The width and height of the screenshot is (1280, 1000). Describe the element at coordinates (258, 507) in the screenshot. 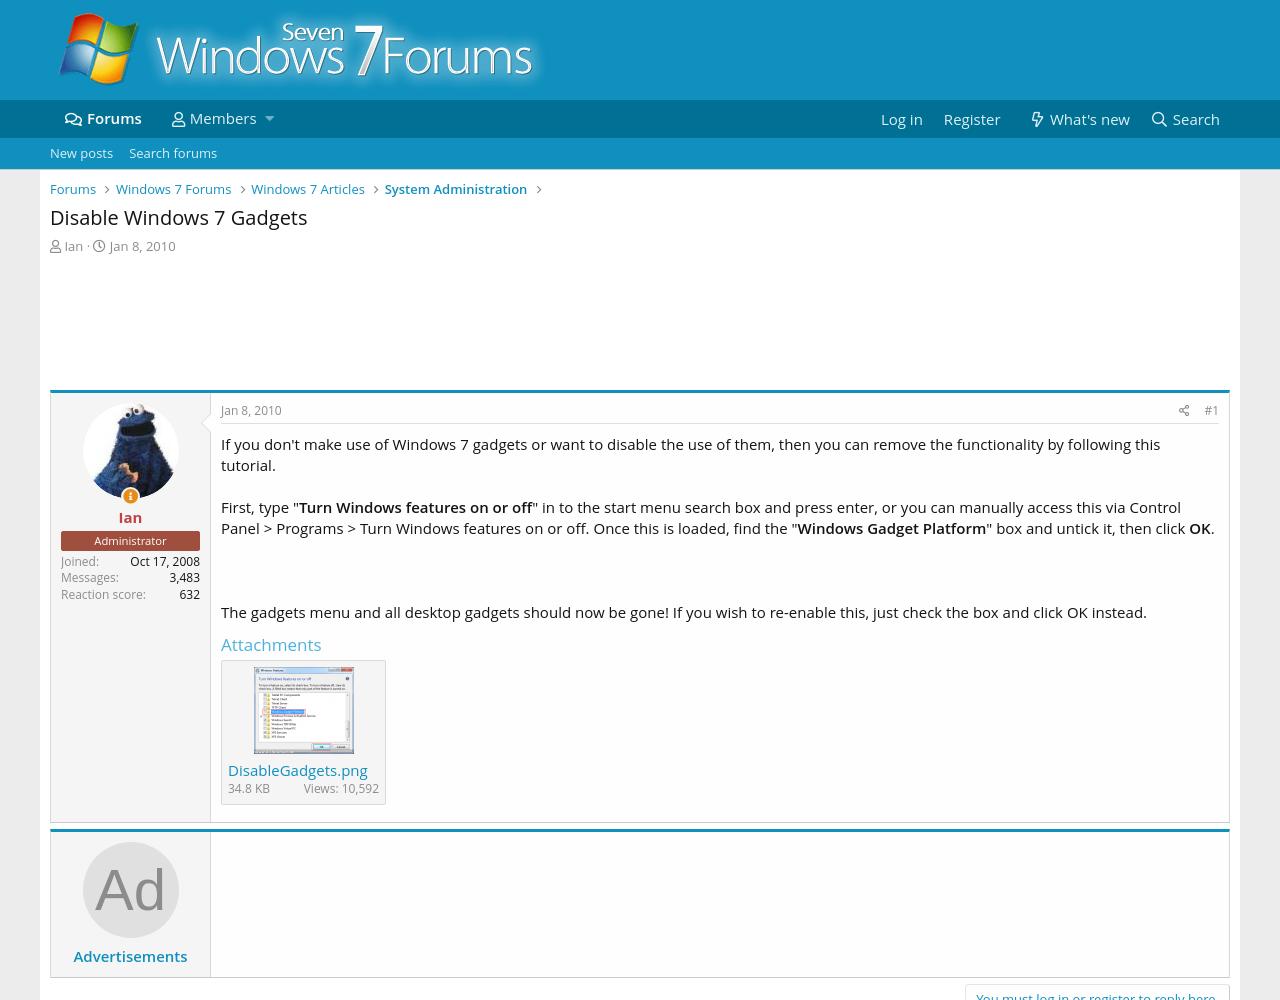

I see `'First, type "'` at that location.